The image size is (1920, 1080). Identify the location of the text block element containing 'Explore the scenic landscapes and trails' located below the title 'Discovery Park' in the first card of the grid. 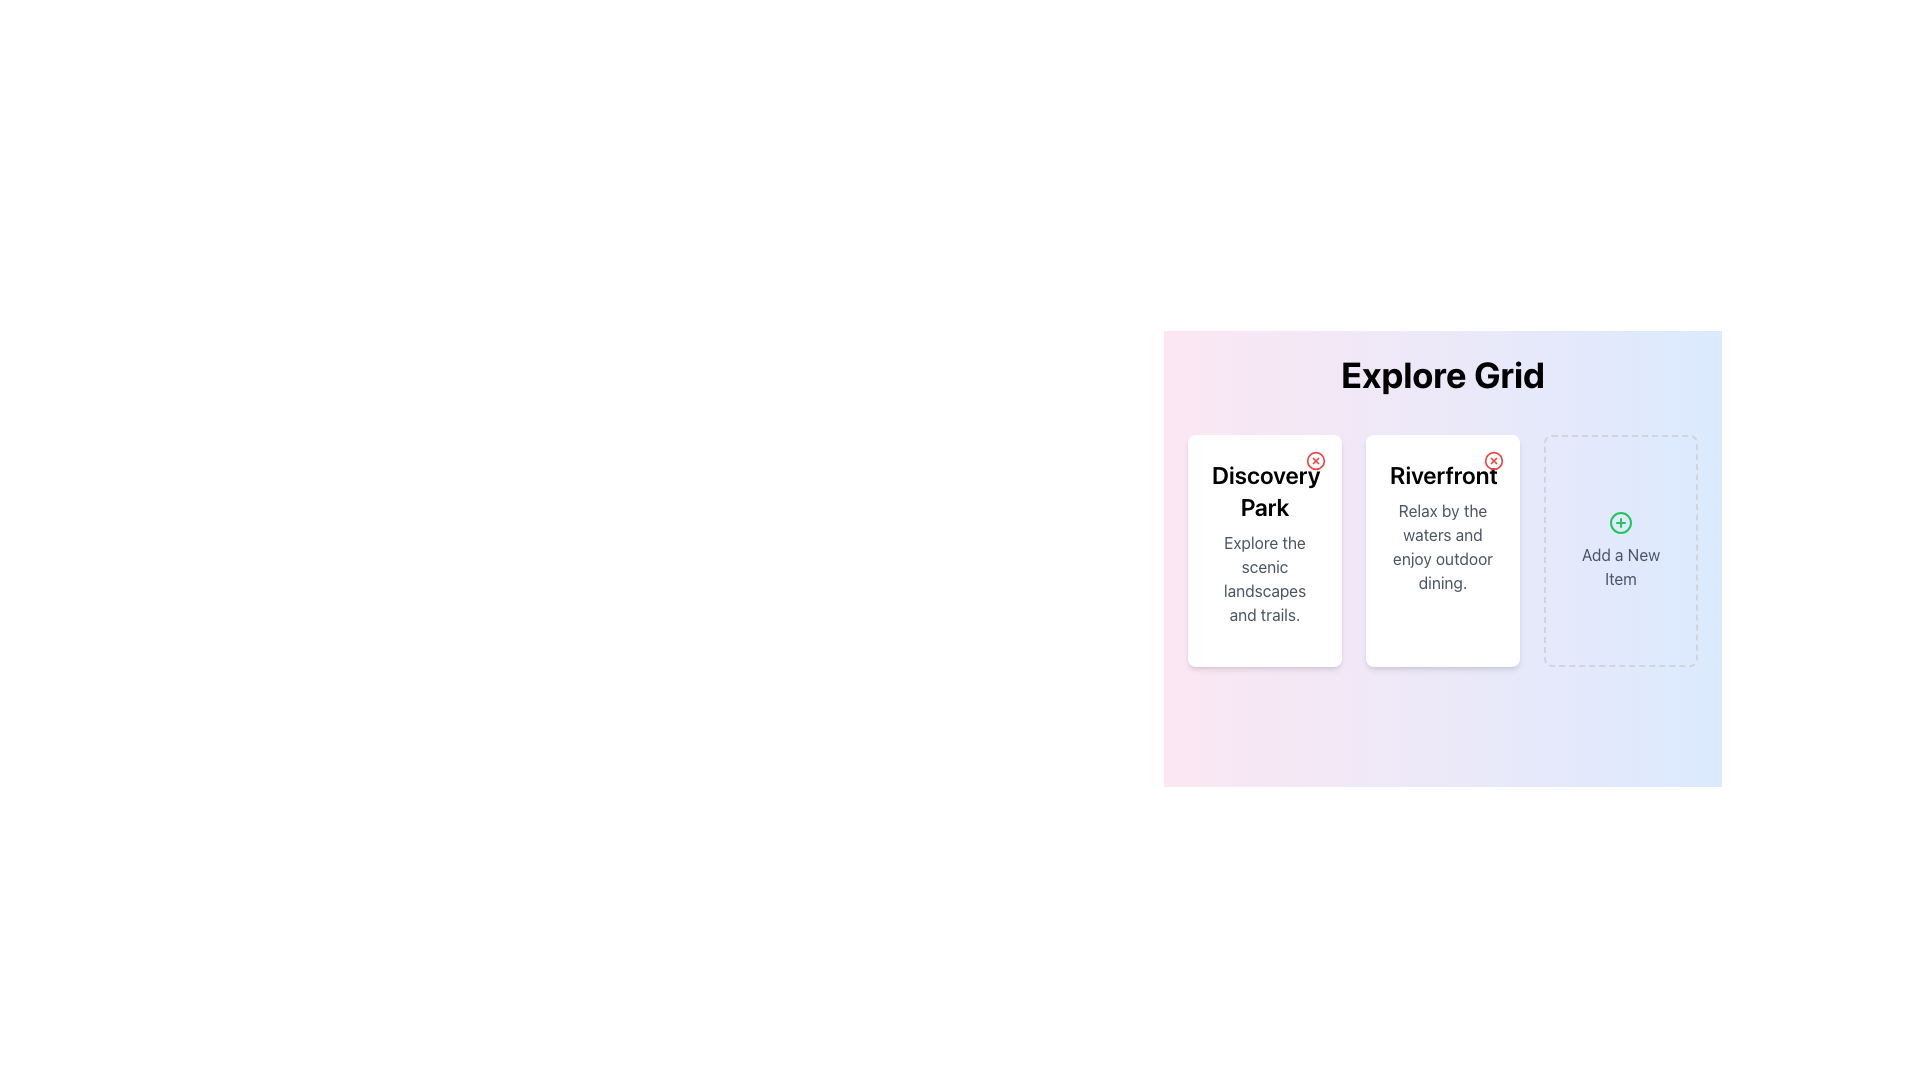
(1264, 578).